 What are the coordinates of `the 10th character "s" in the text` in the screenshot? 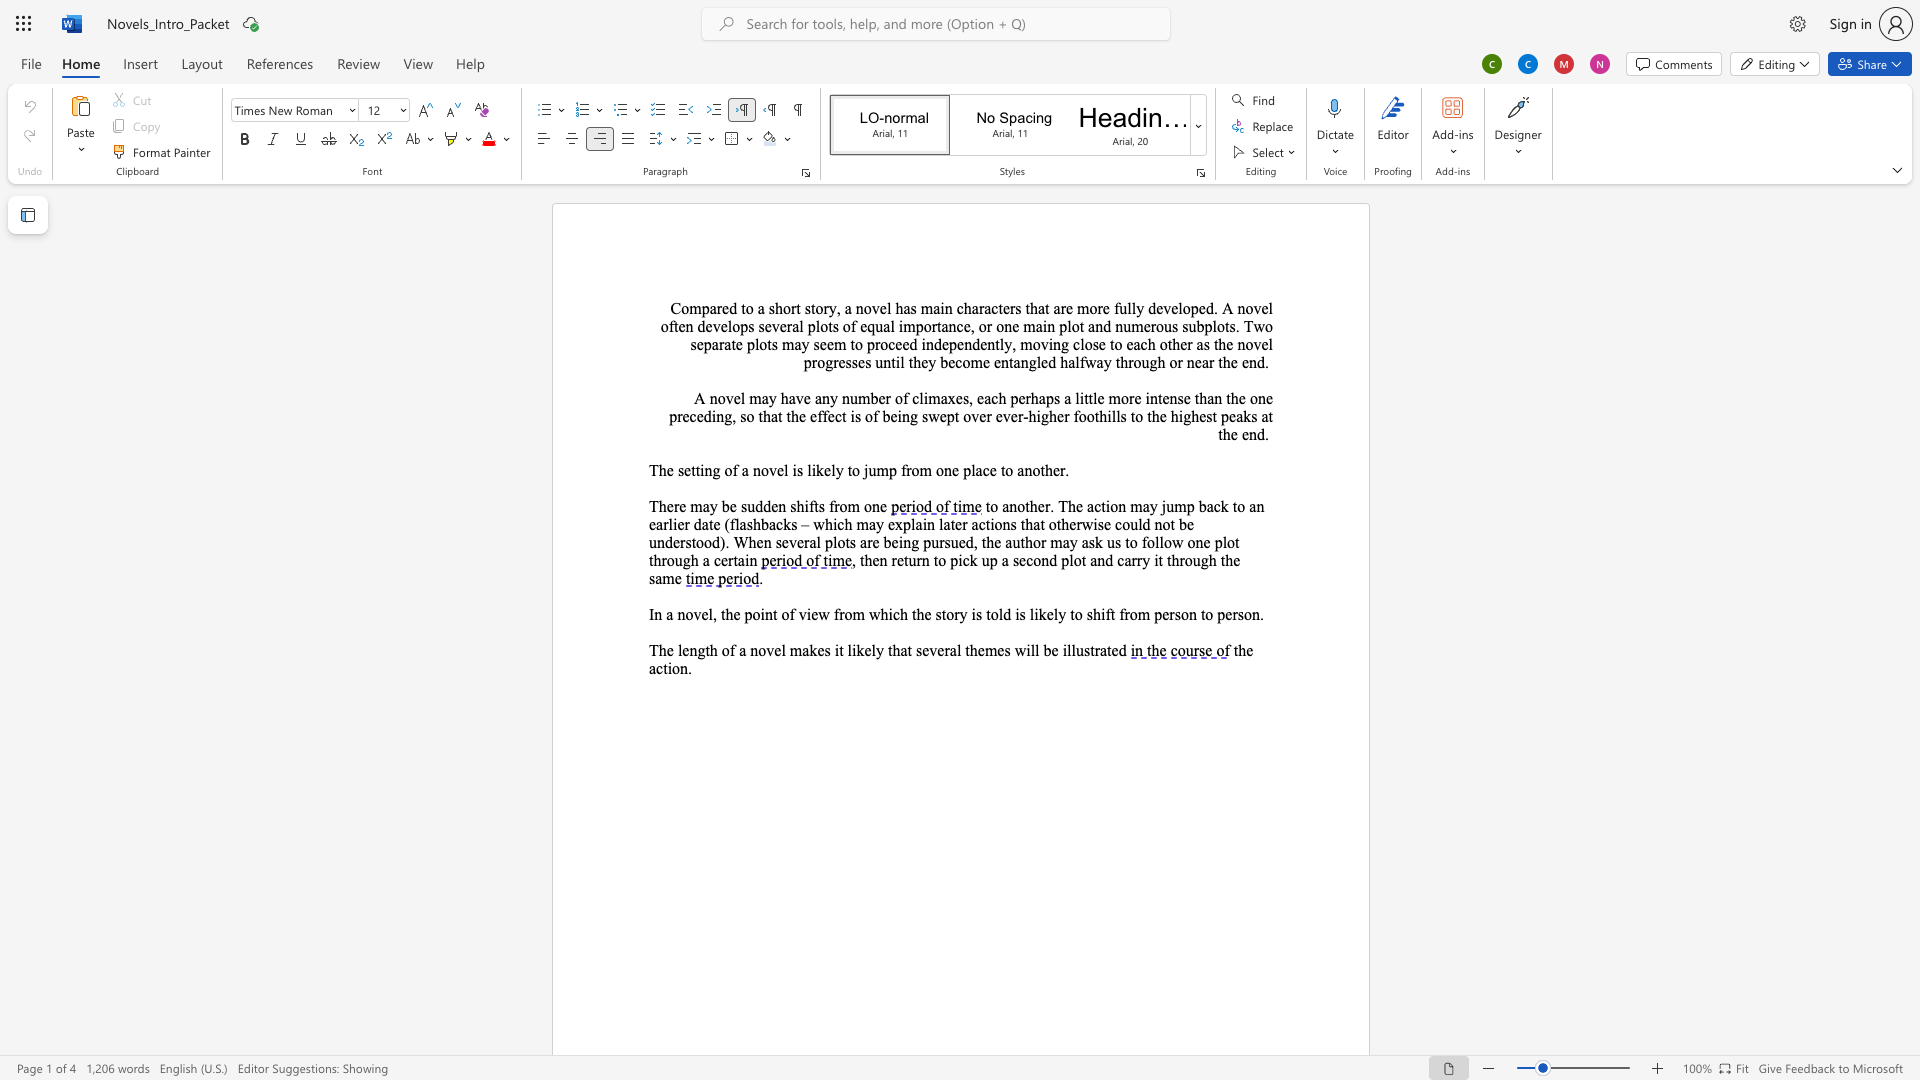 It's located at (1117, 542).